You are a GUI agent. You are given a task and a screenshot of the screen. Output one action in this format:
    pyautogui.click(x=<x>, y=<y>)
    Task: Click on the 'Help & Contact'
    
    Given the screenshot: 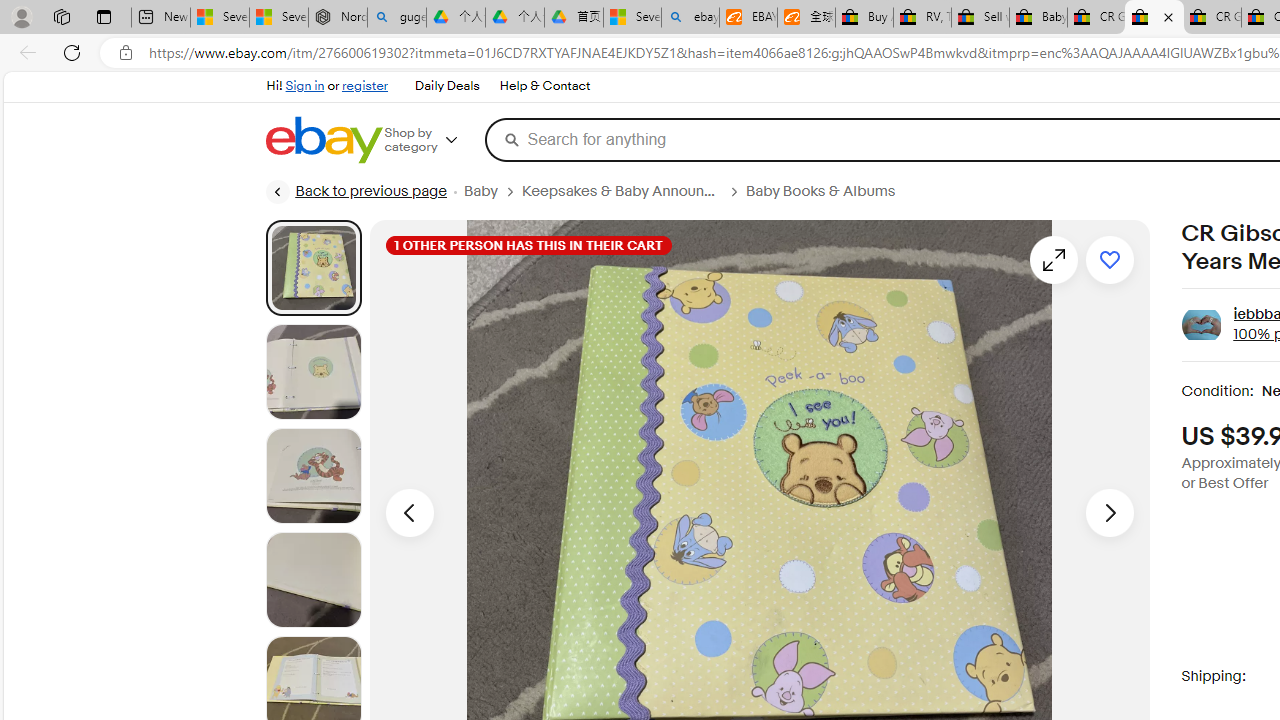 What is the action you would take?
    pyautogui.click(x=544, y=85)
    